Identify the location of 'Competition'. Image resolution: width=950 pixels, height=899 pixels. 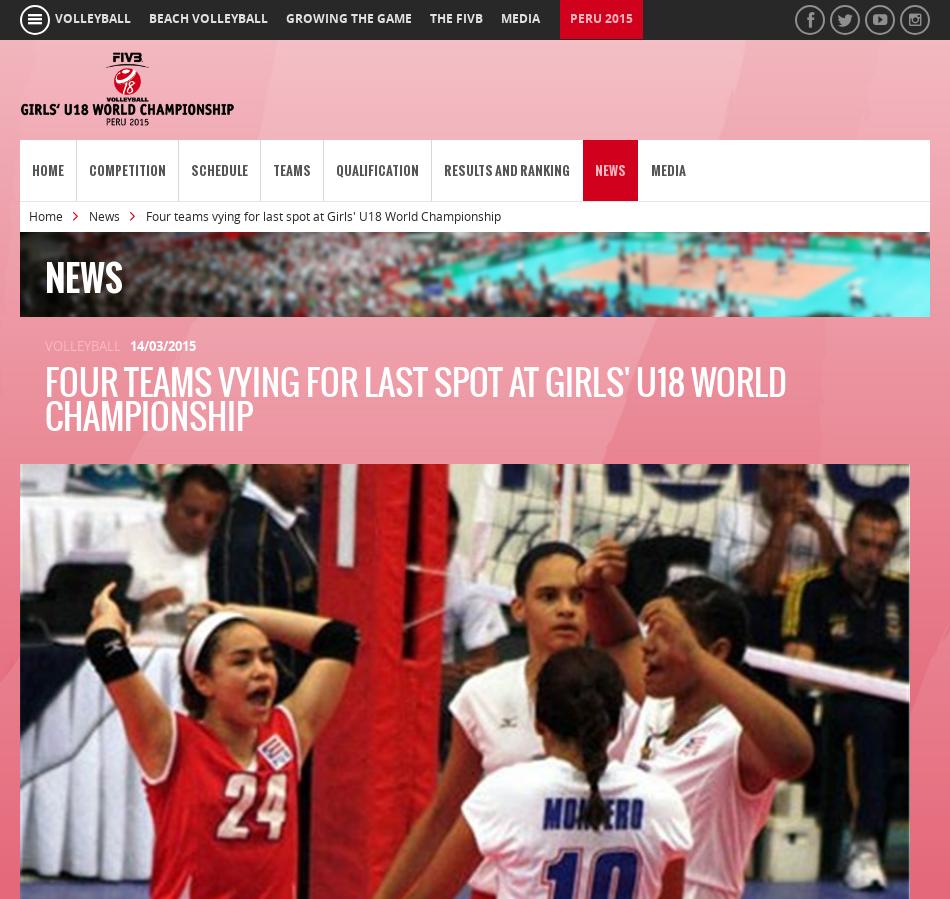
(127, 170).